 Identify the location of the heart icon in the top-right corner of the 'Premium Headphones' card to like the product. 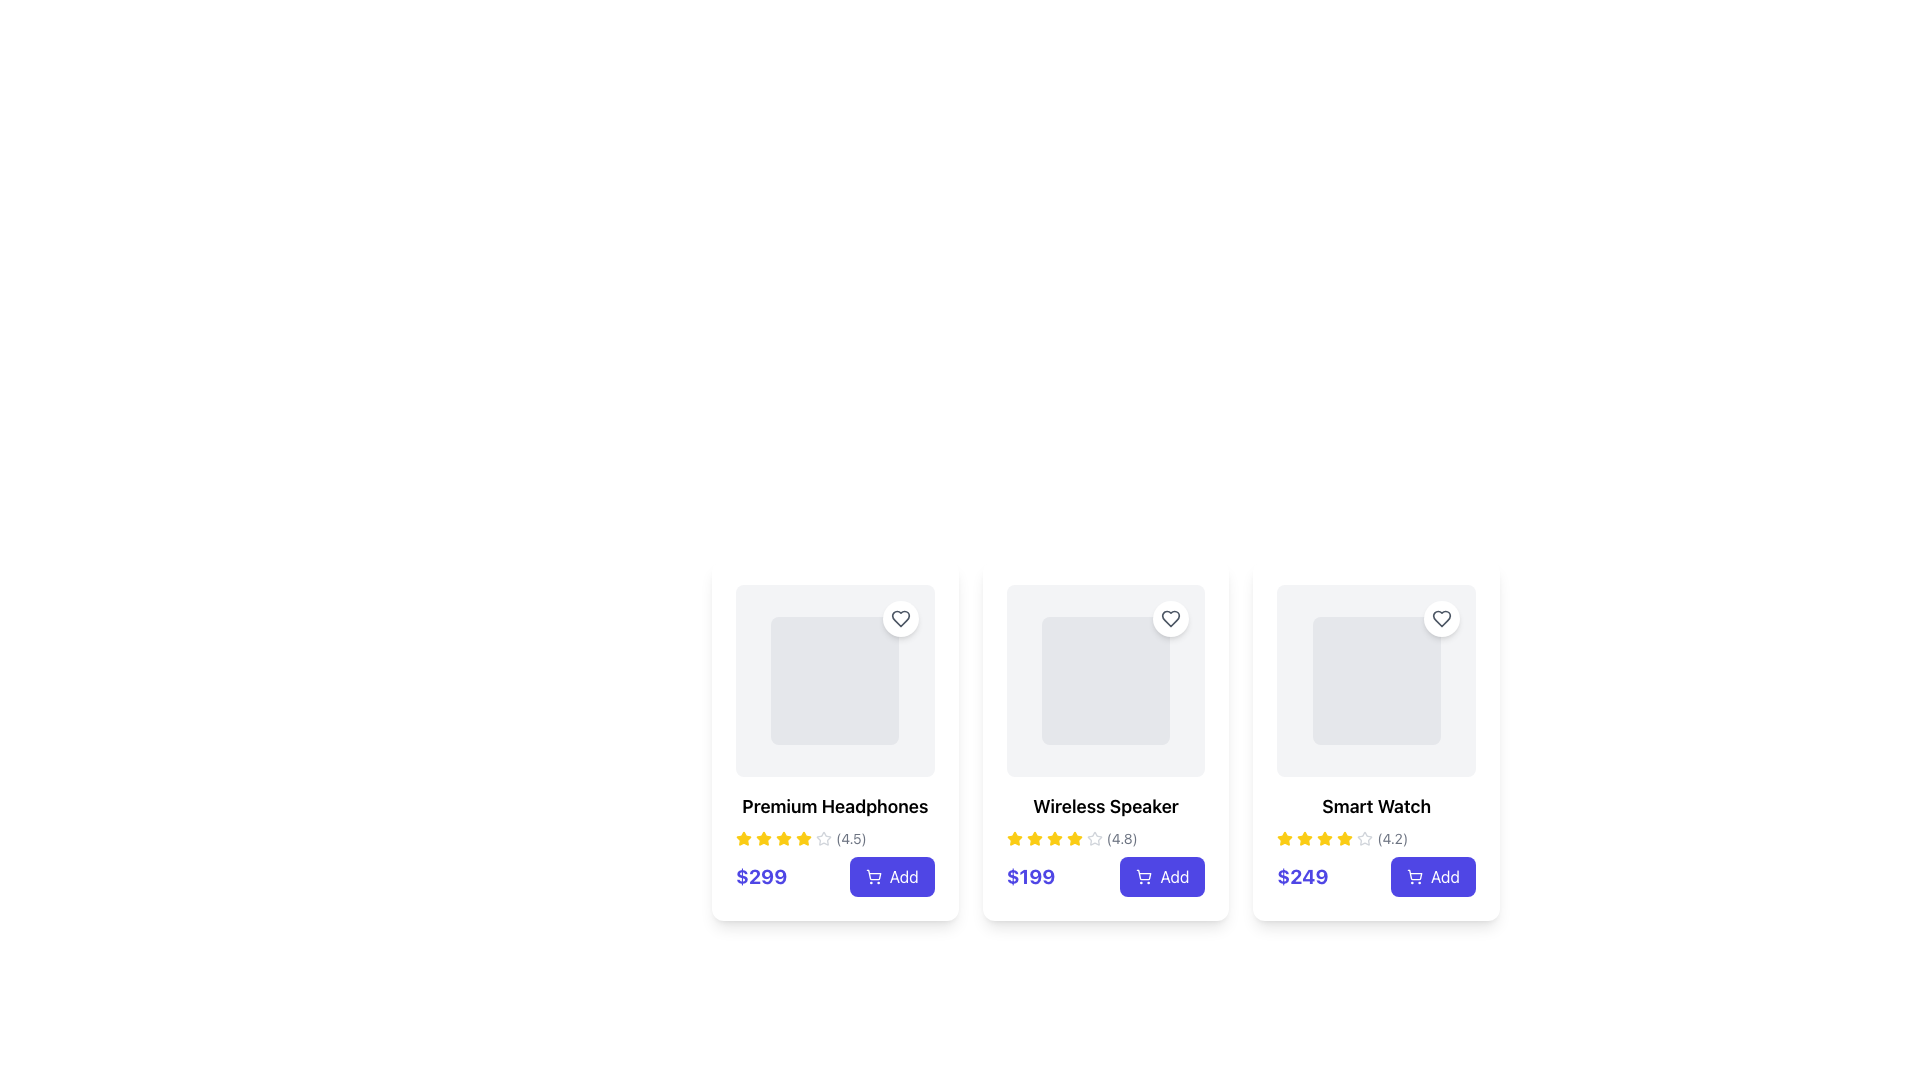
(899, 617).